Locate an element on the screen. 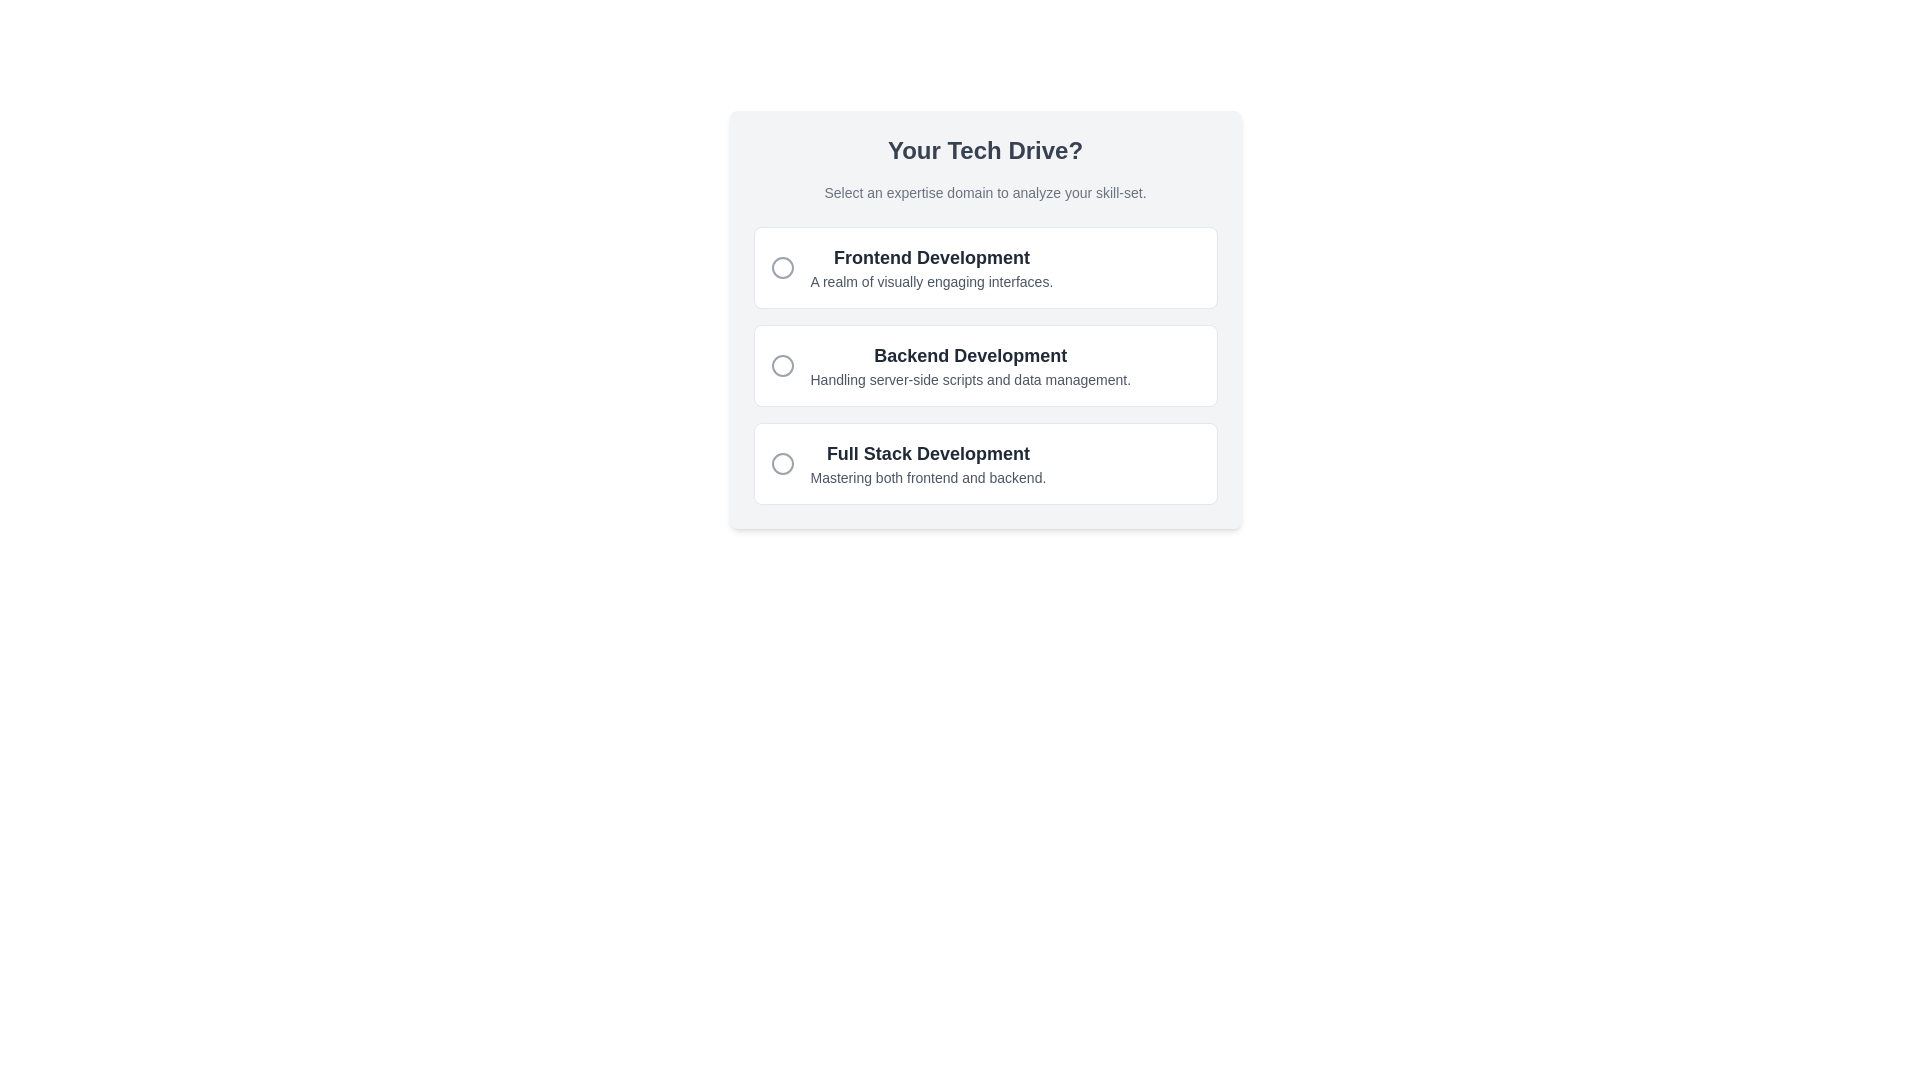 Image resolution: width=1920 pixels, height=1080 pixels. the text label displaying 'Full Stack Development', which is bold and dark gray, located at the center of the 'Full Stack Development Mastering both frontend and backend.' box in the vertically stacked selection list is located at coordinates (927, 454).